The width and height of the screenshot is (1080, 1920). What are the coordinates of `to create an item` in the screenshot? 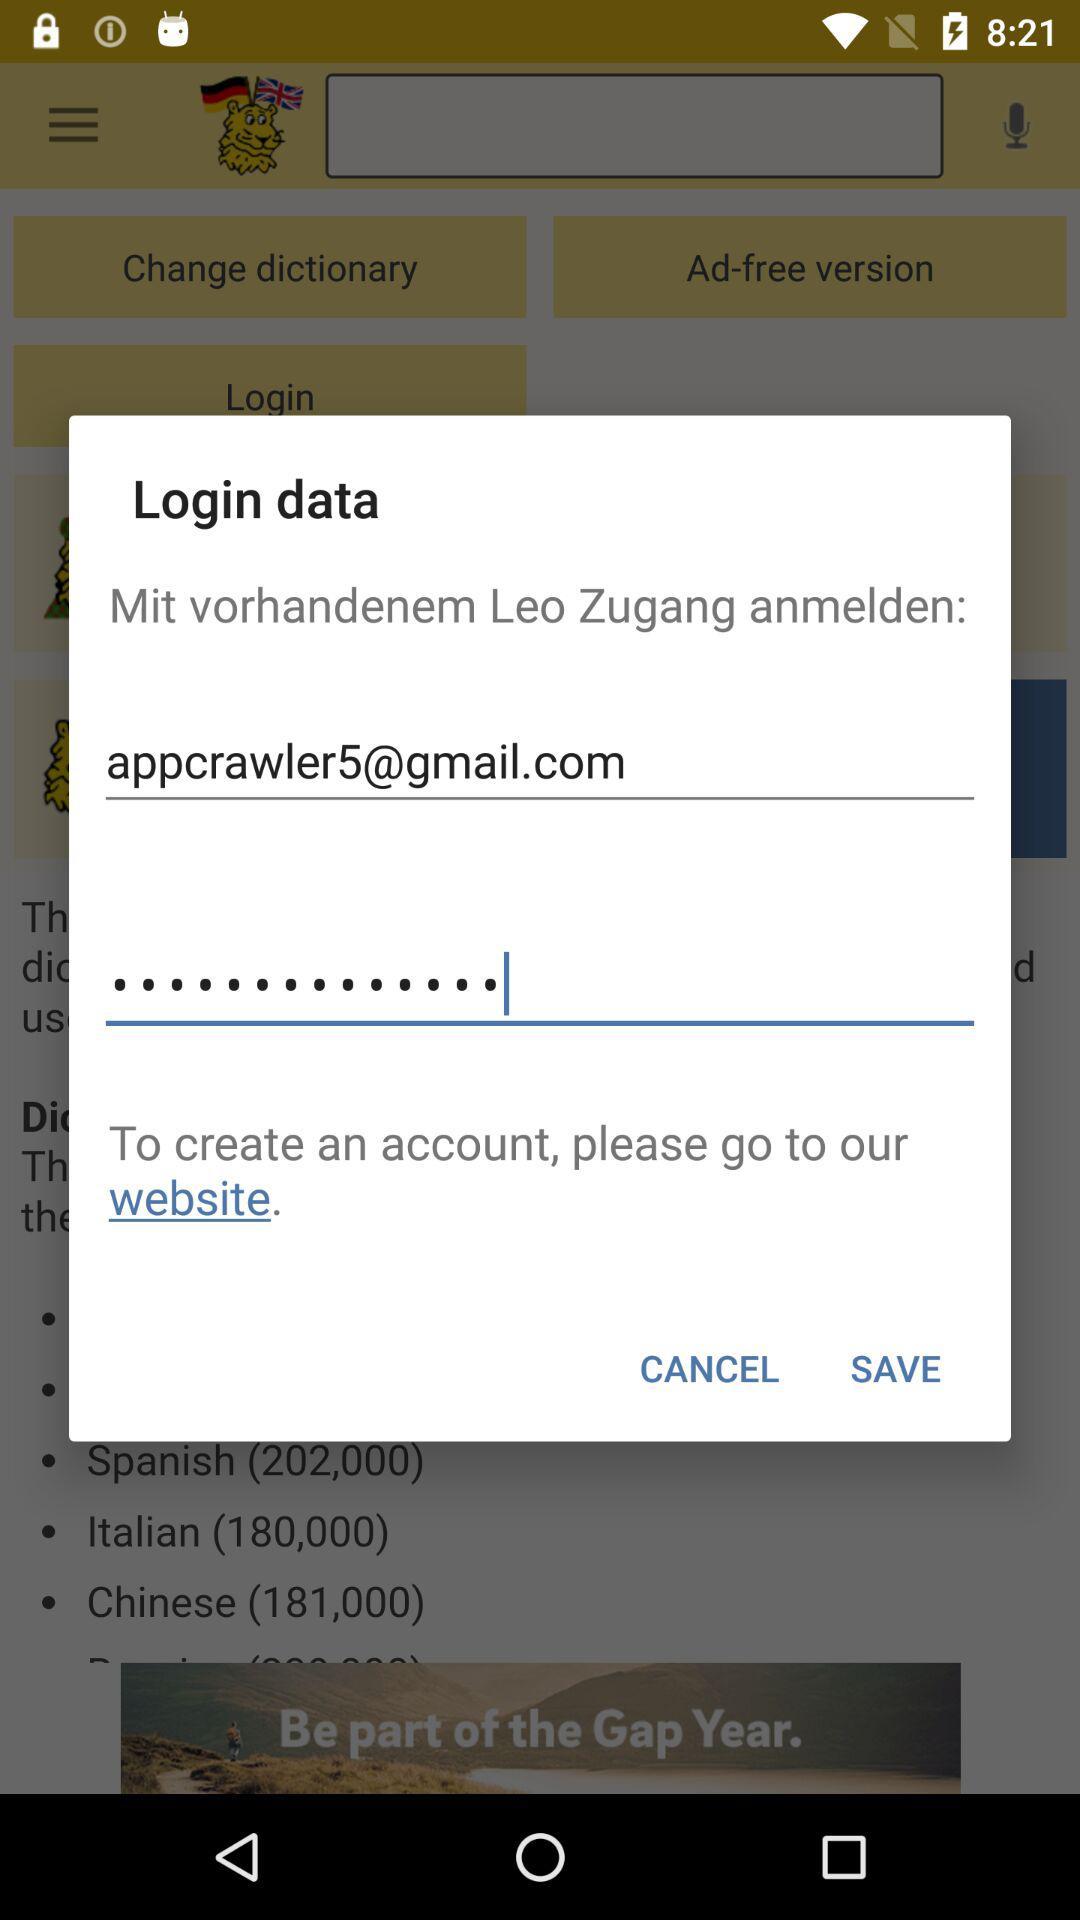 It's located at (540, 1169).